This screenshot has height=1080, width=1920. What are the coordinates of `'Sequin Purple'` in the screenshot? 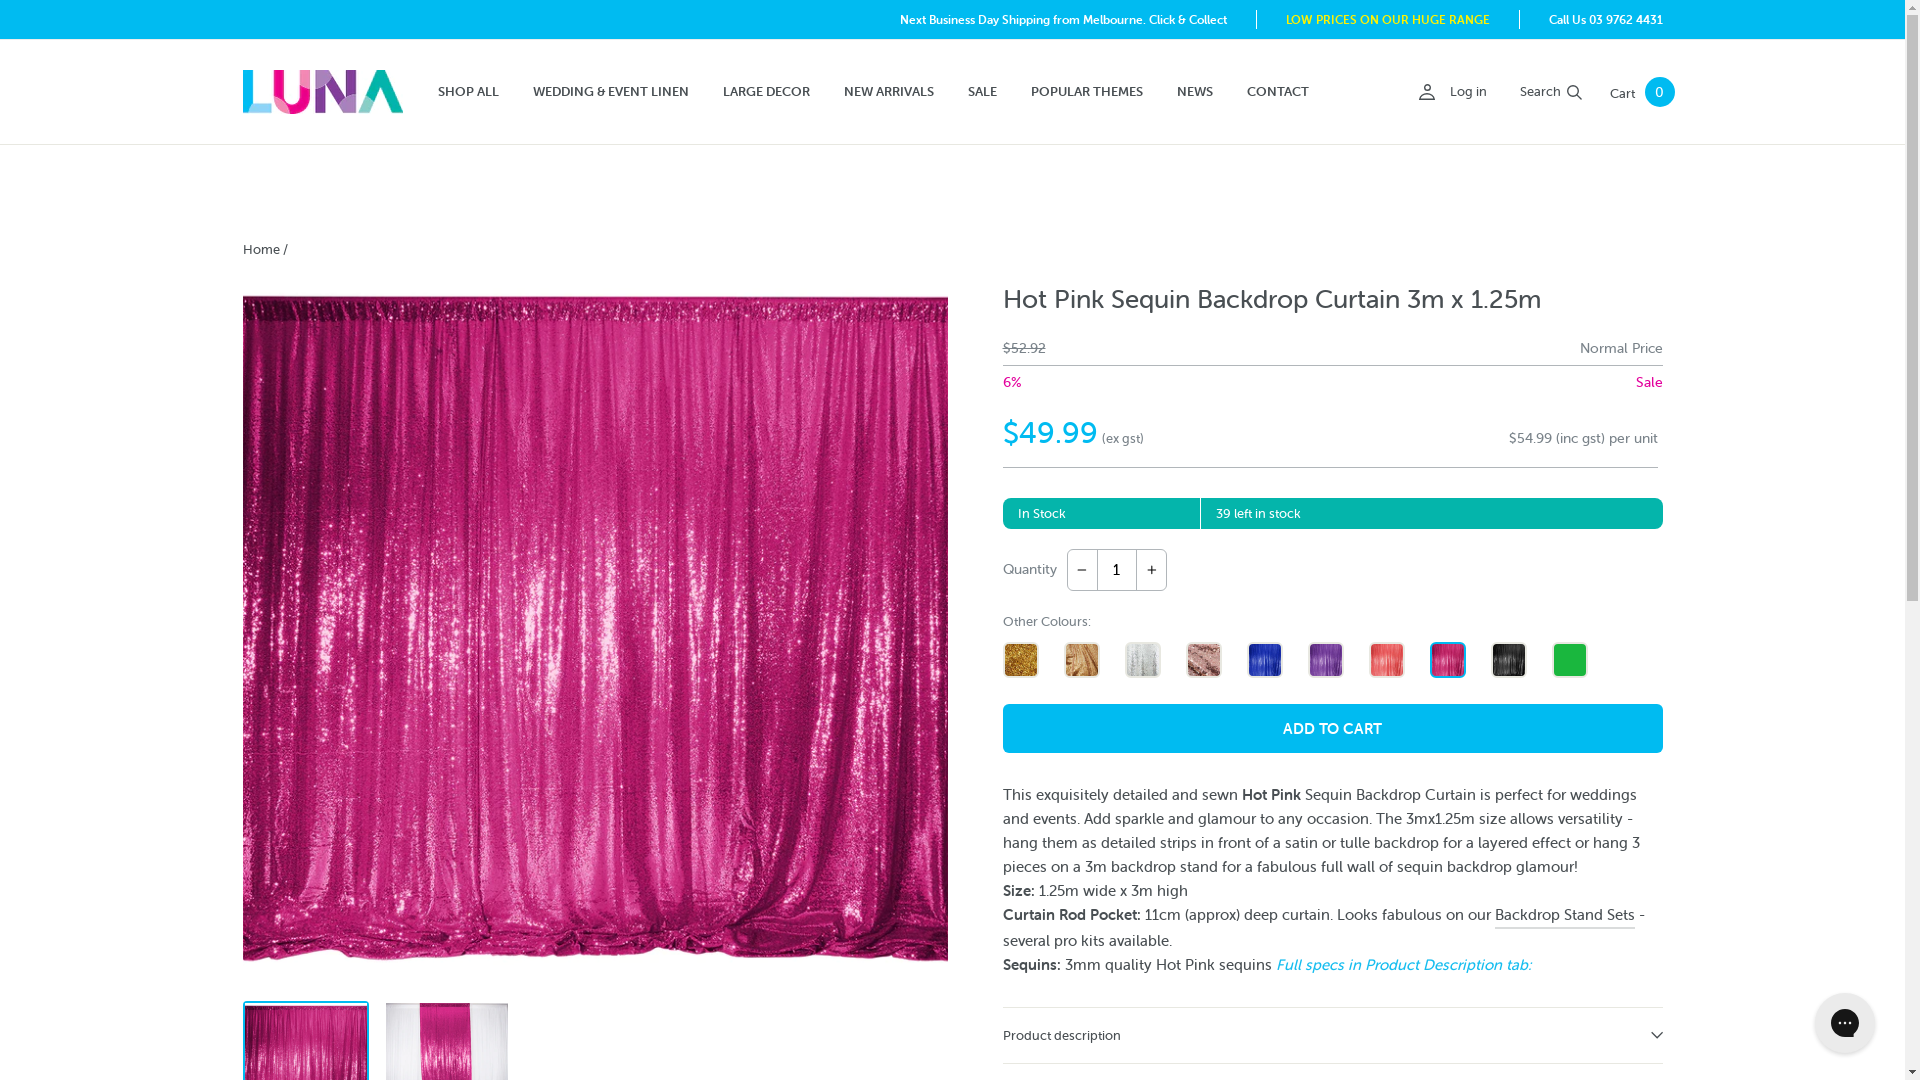 It's located at (1325, 659).